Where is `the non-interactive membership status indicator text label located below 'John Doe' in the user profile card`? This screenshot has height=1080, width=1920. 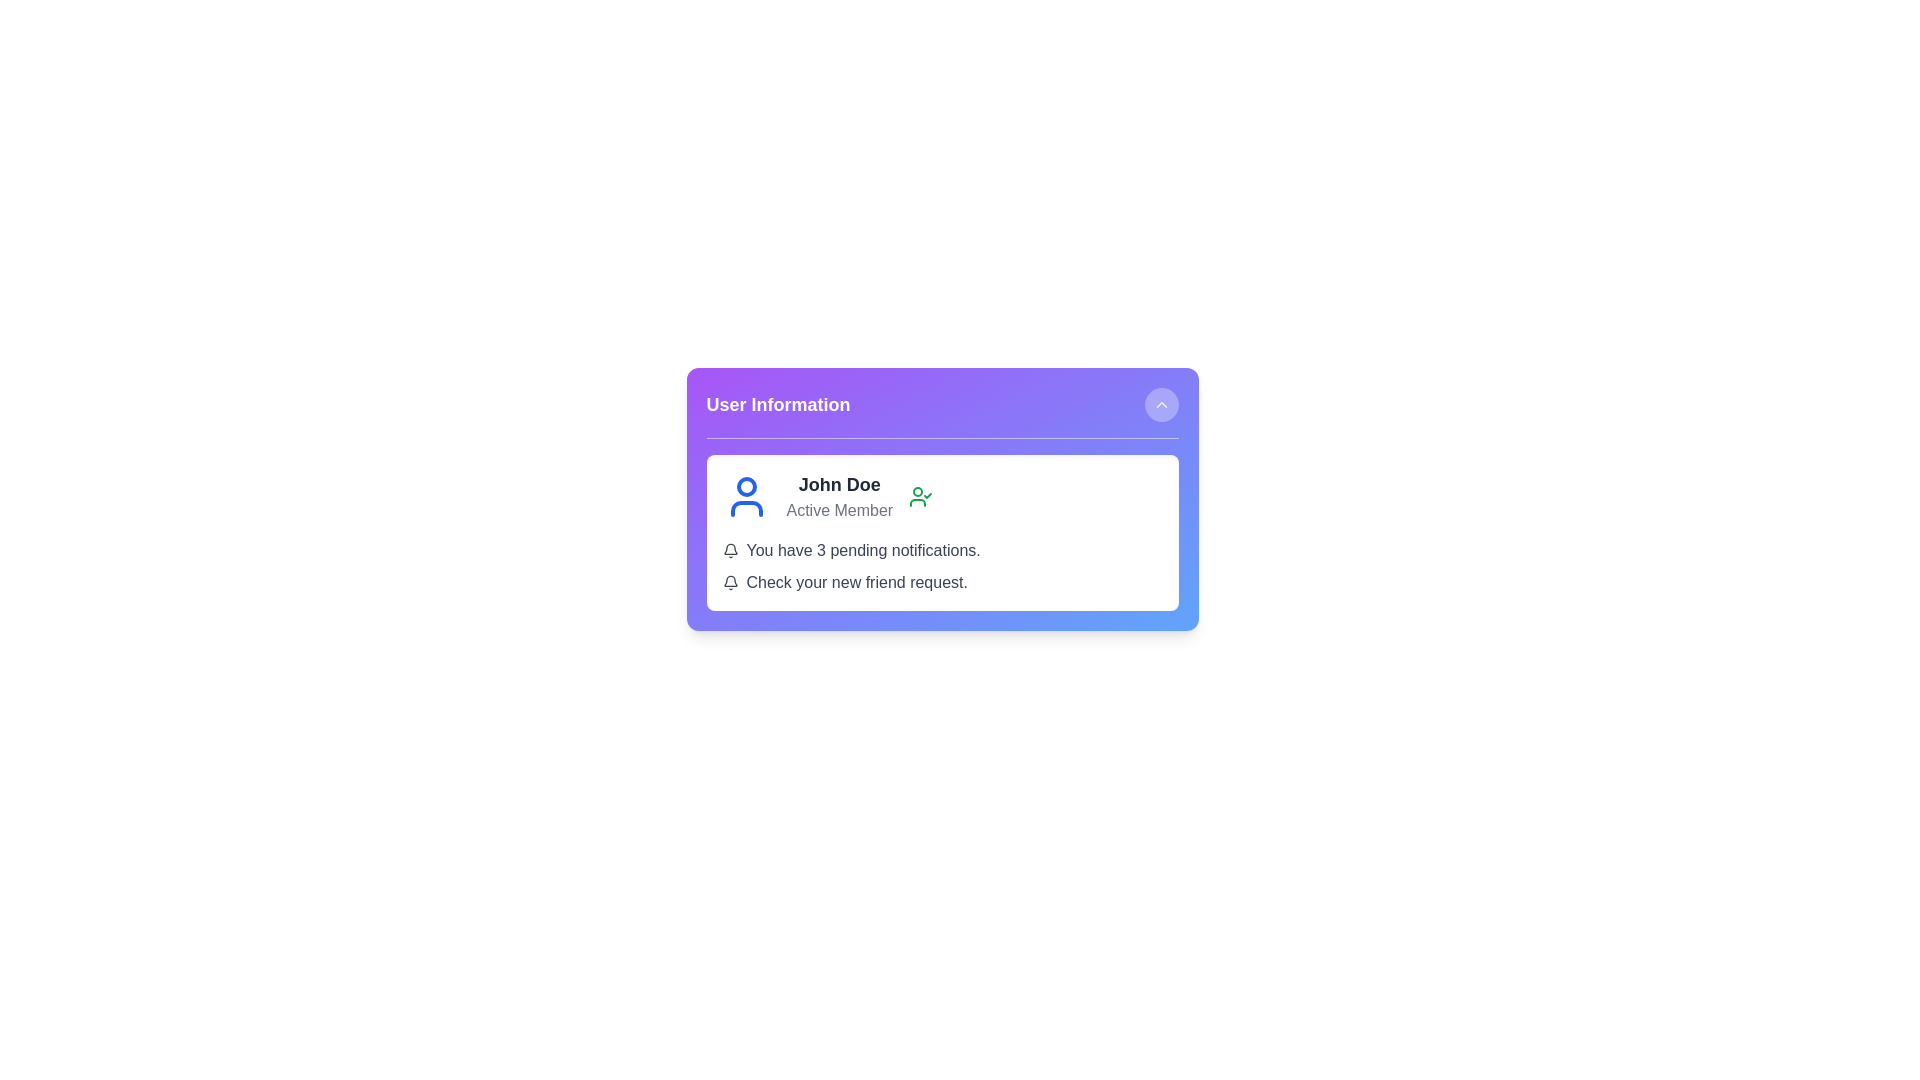
the non-interactive membership status indicator text label located below 'John Doe' in the user profile card is located at coordinates (839, 509).